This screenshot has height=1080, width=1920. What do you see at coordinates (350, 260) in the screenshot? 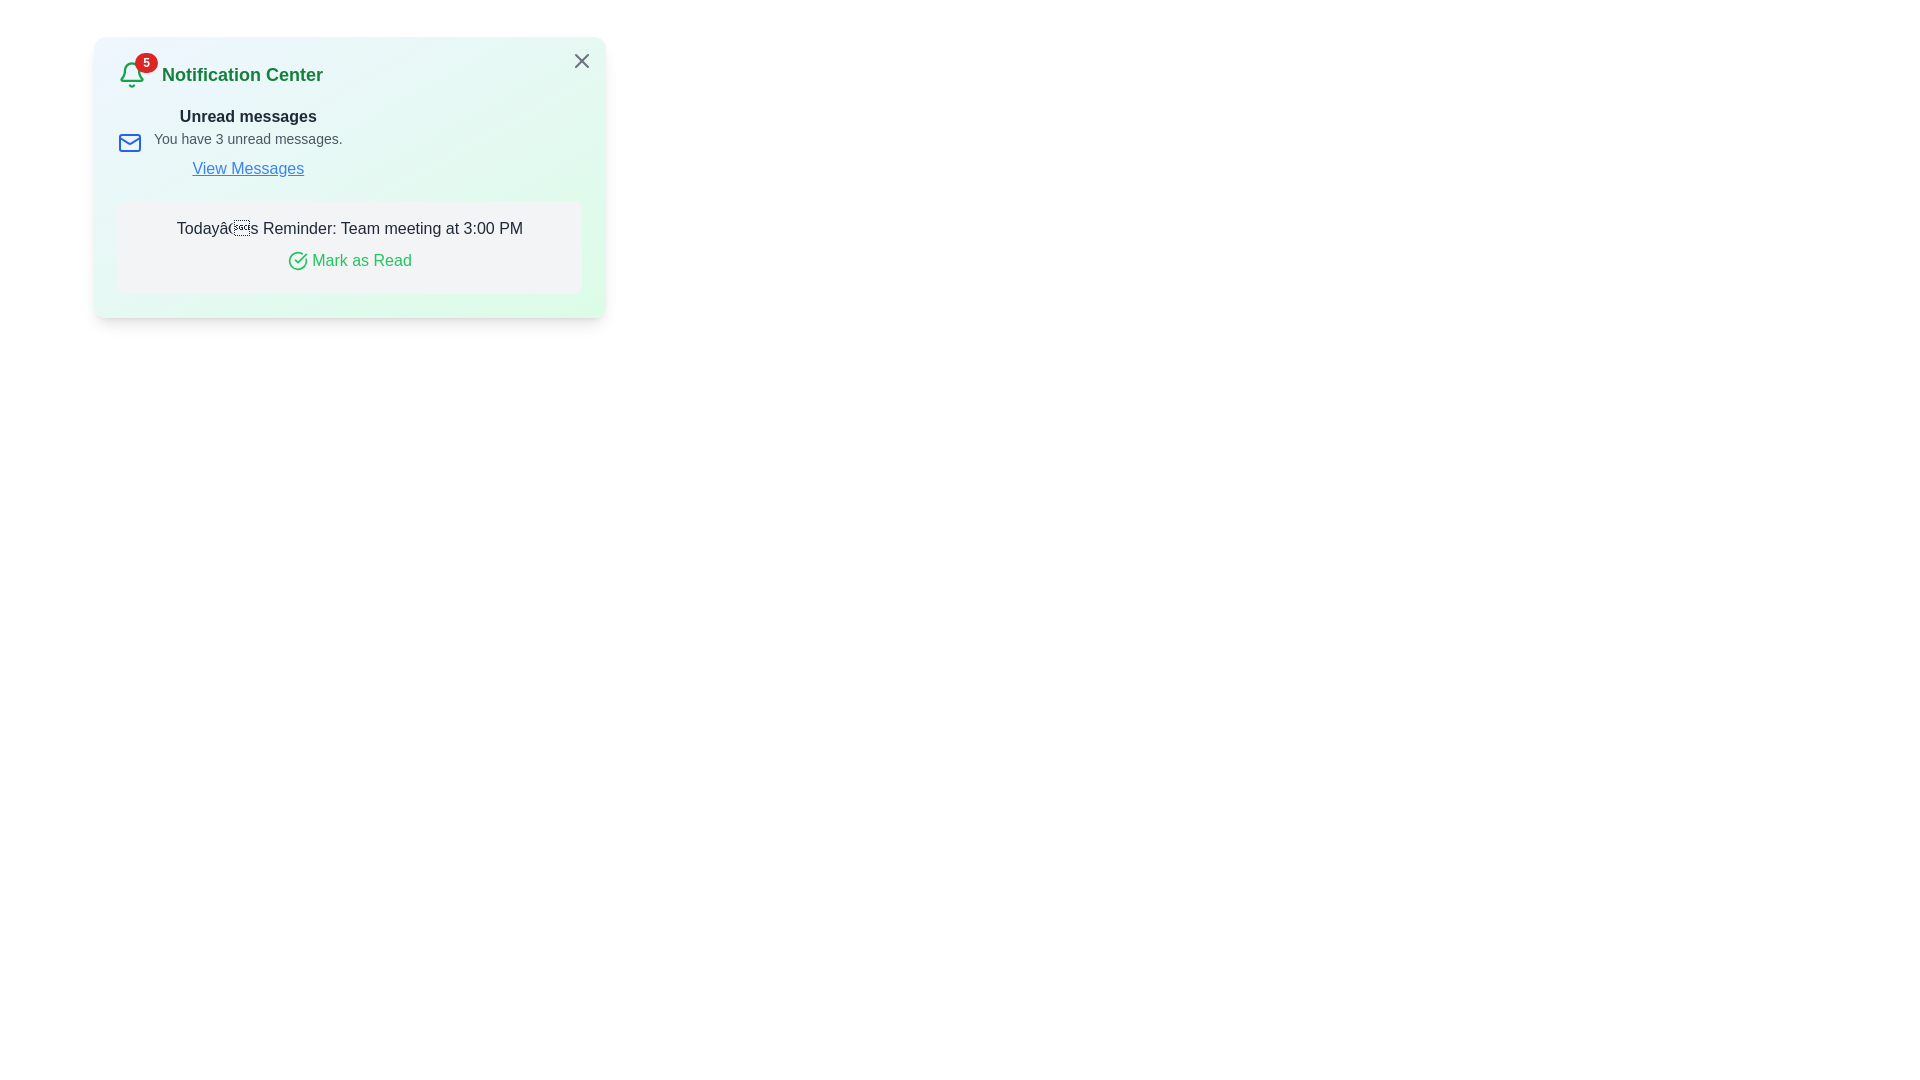
I see `the 'Mark as Read' button located in the notification center panel, which is identified by its green styled text and green checkmark icon, to mark the notification as read` at bounding box center [350, 260].